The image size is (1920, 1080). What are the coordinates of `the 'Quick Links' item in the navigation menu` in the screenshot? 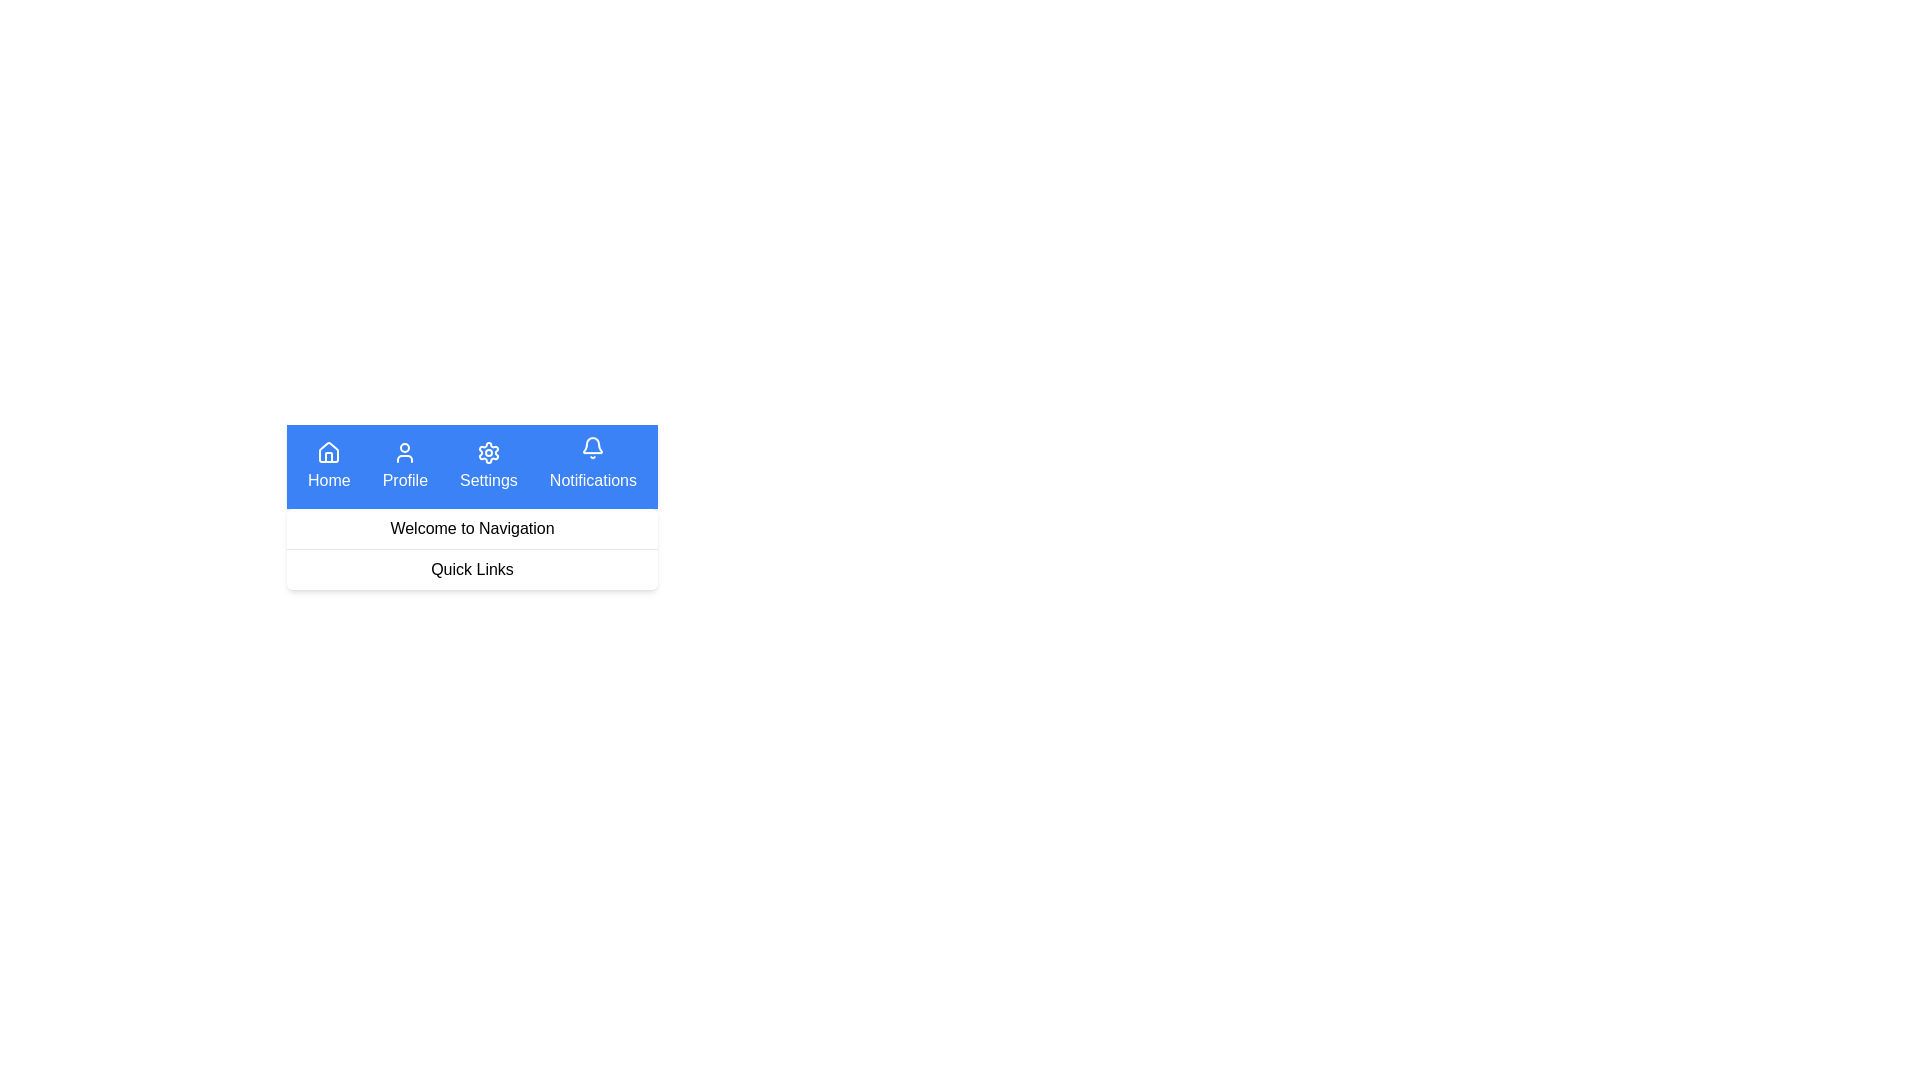 It's located at (471, 570).